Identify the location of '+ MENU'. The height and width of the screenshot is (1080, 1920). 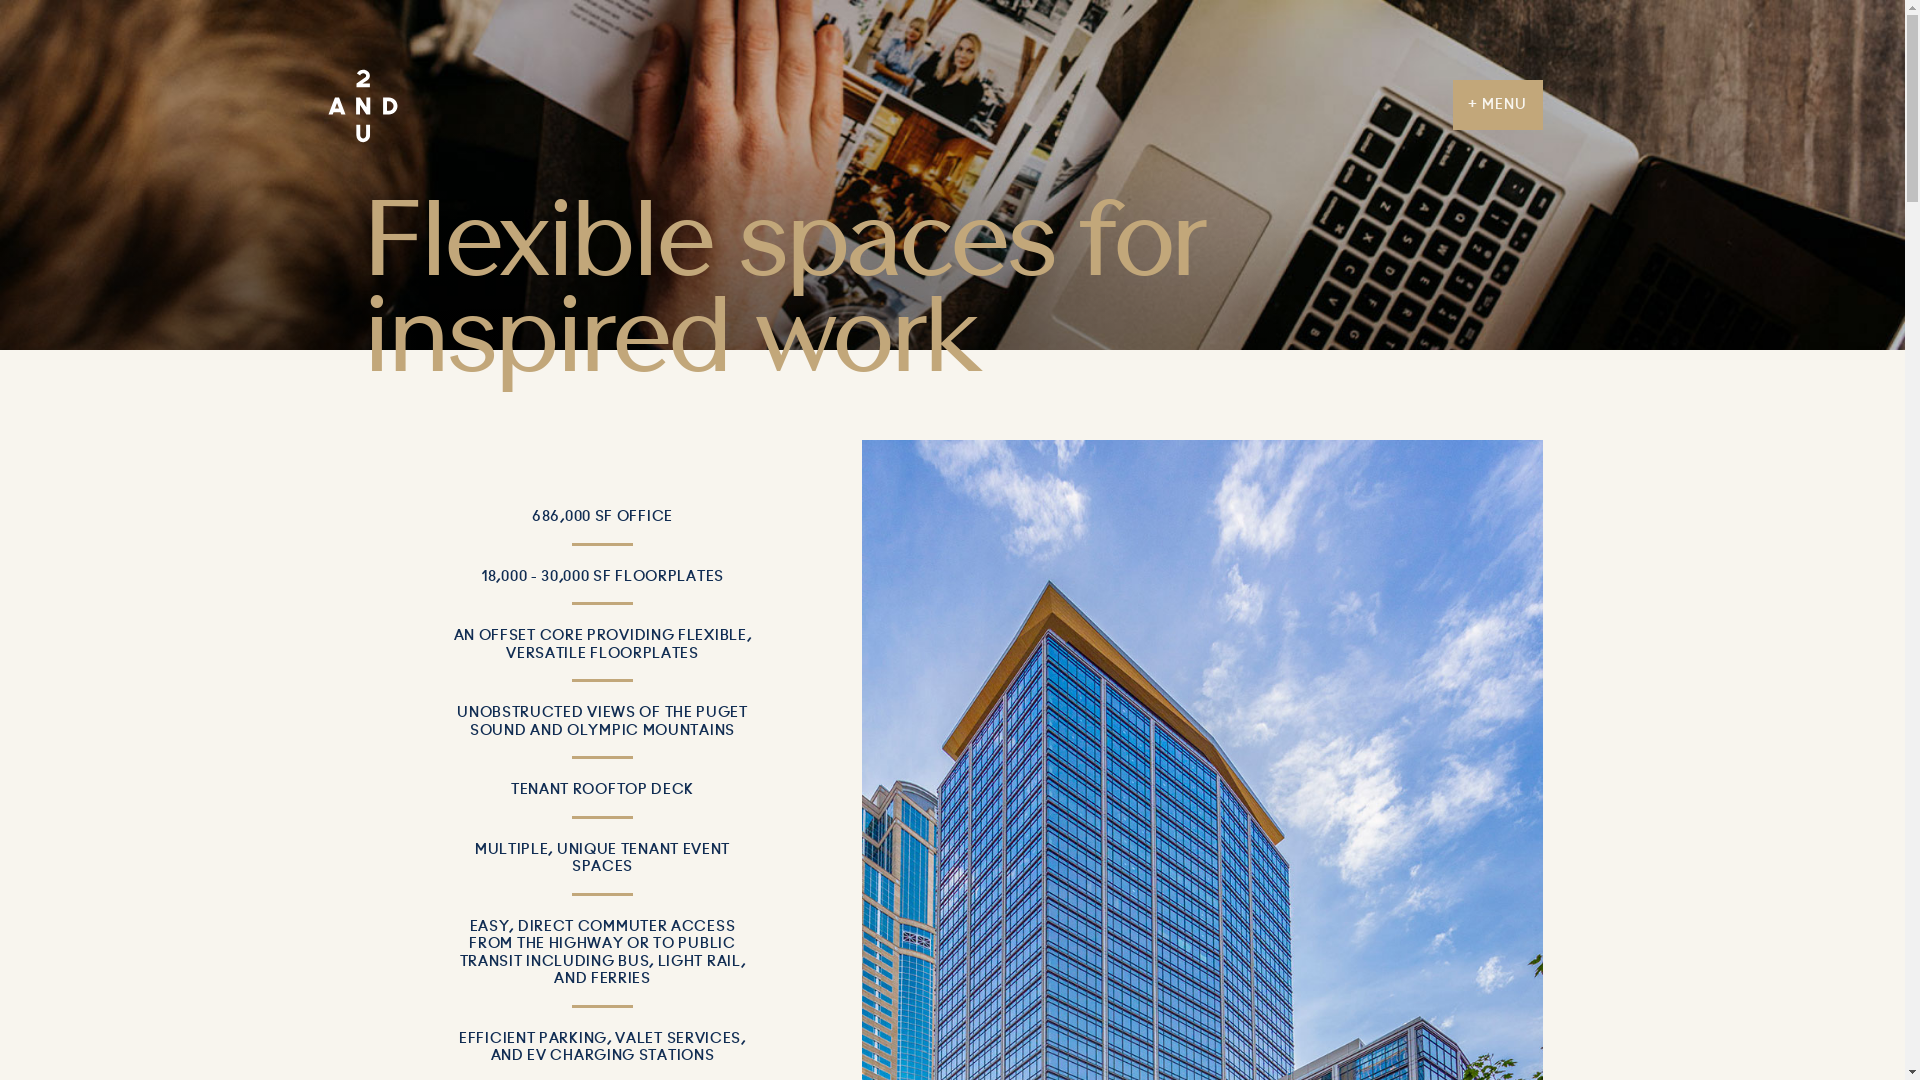
(1497, 104).